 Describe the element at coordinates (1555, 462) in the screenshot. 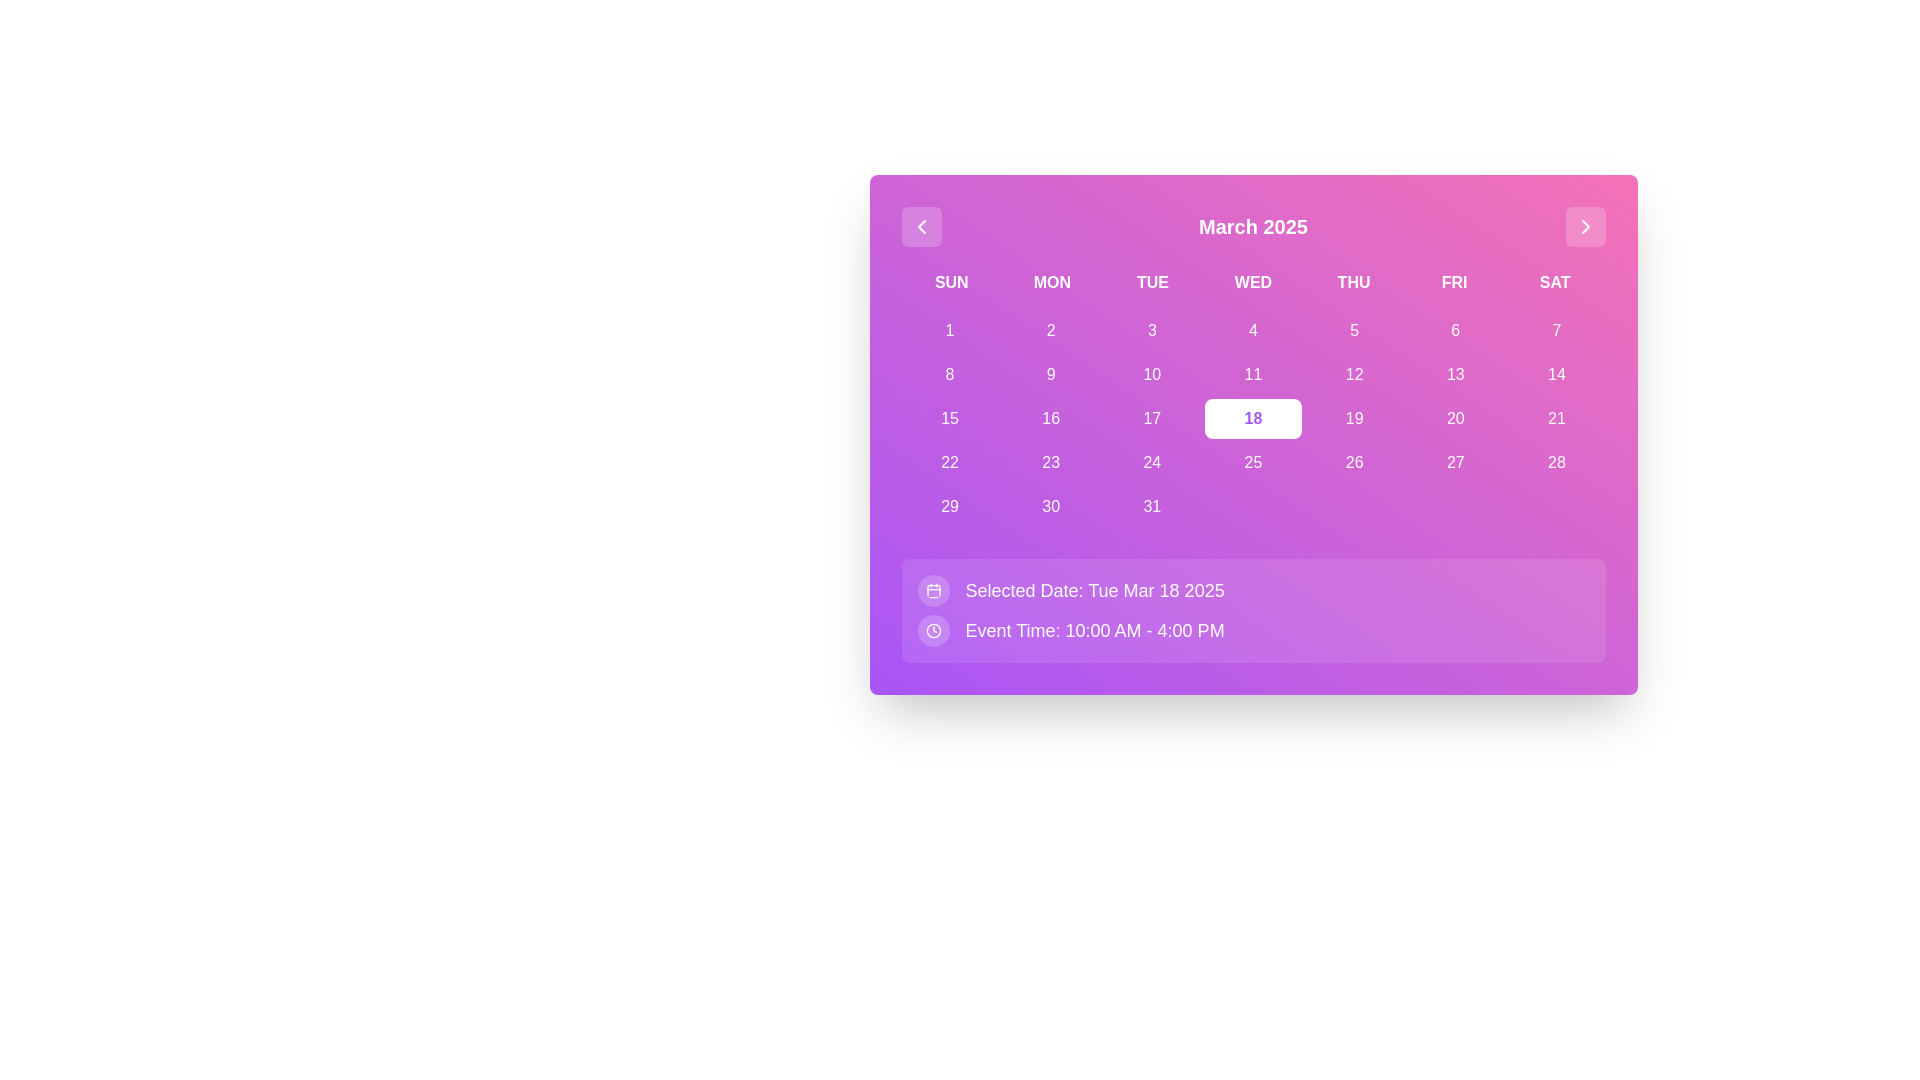

I see `the button displaying the date '28' in the calendar grid` at that location.